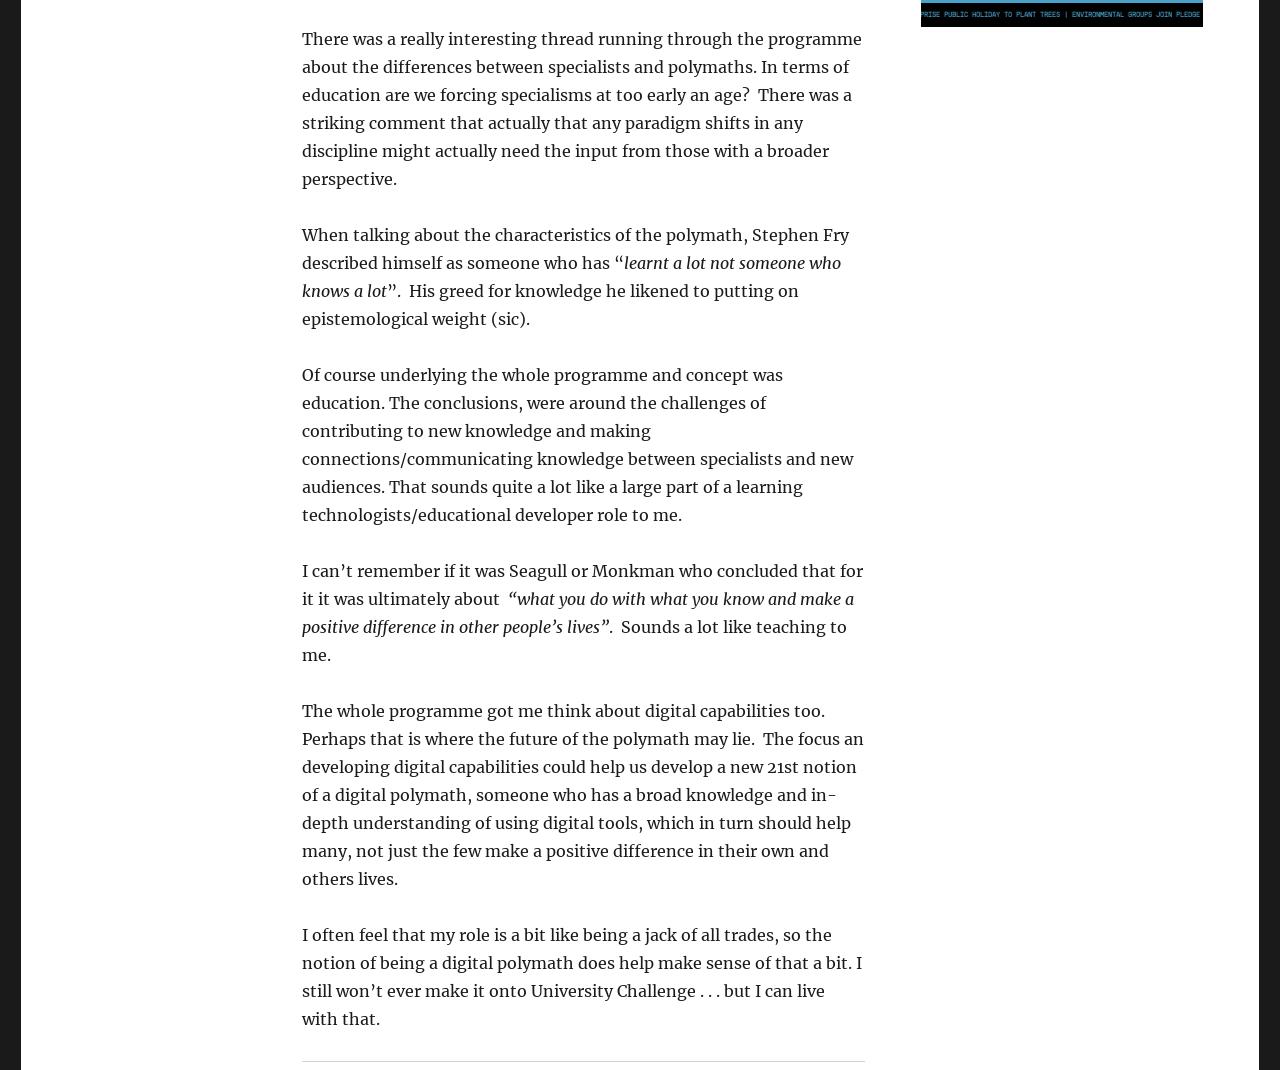 The image size is (1280, 1070). I want to click on '”.  His greed for knowledge he likened to putting on epistemological weight (sic).', so click(550, 304).